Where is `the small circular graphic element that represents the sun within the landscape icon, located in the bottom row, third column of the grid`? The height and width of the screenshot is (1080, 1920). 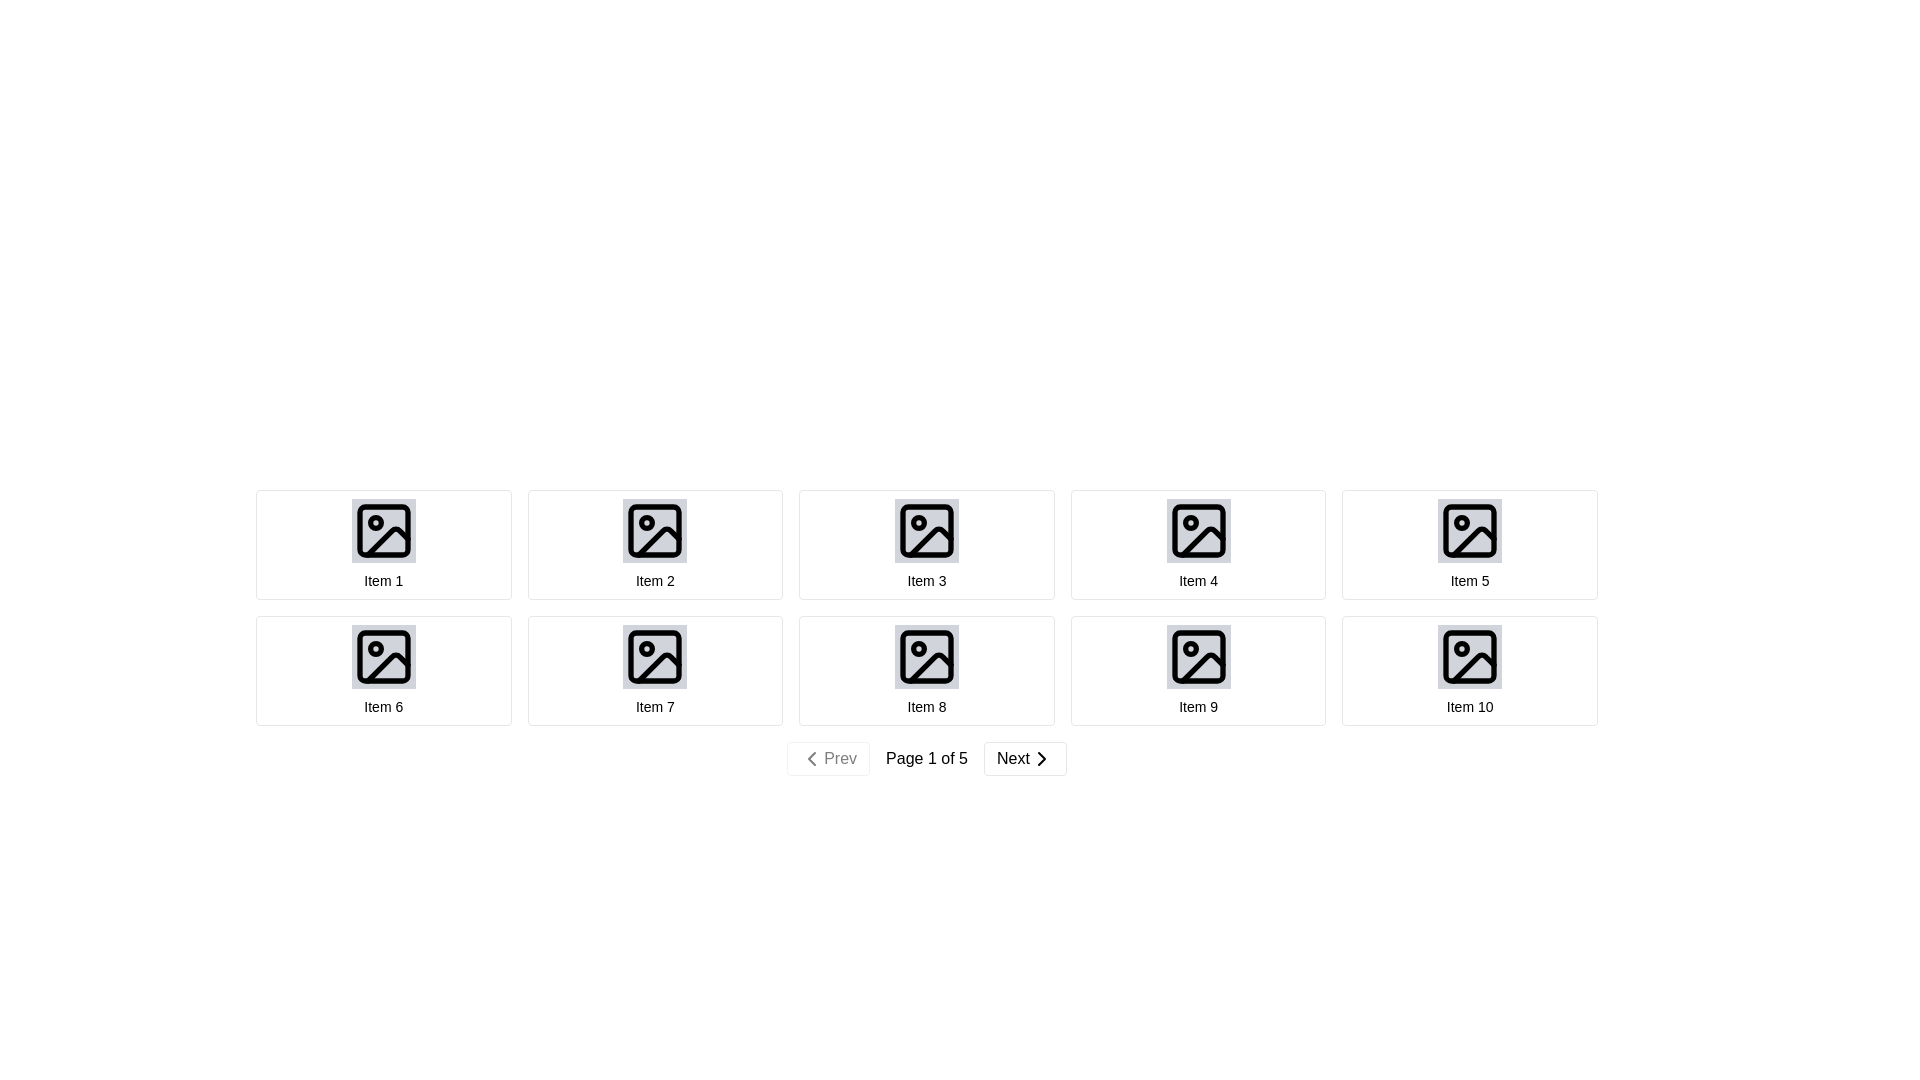
the small circular graphic element that represents the sun within the landscape icon, located in the bottom row, third column of the grid is located at coordinates (1190, 648).